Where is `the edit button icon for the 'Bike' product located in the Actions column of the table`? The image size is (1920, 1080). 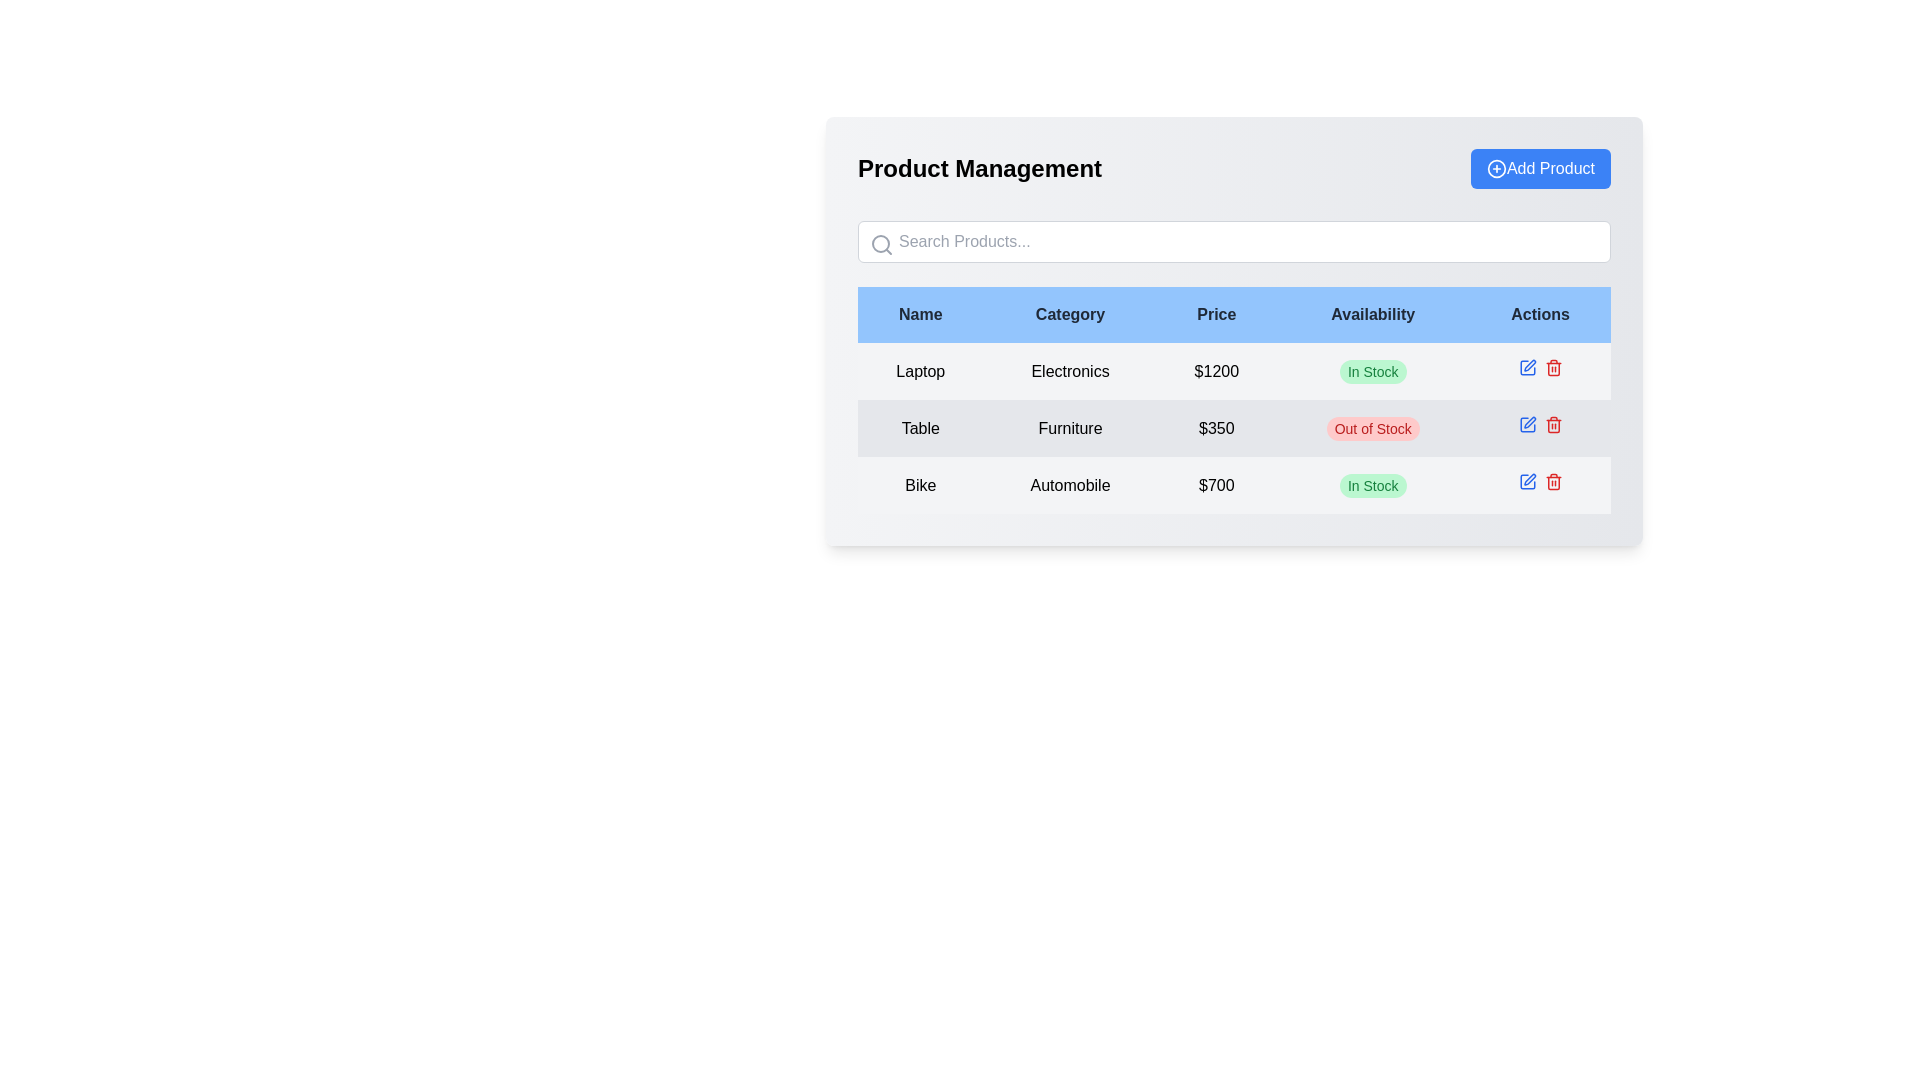 the edit button icon for the 'Bike' product located in the Actions column of the table is located at coordinates (1526, 482).